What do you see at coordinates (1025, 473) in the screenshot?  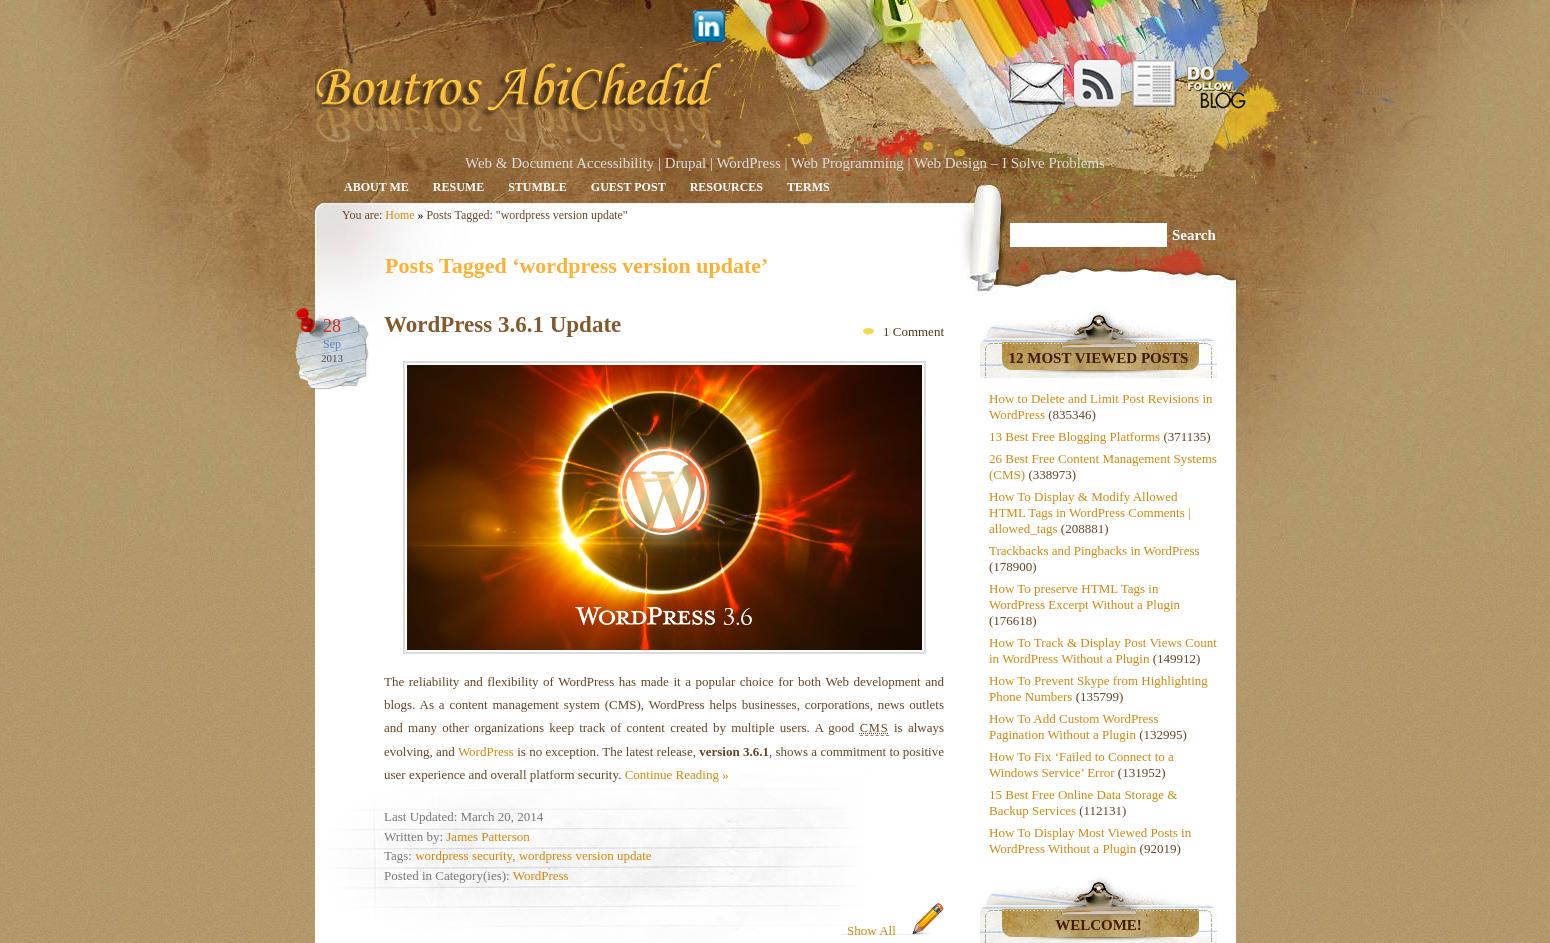 I see `'(338973)'` at bounding box center [1025, 473].